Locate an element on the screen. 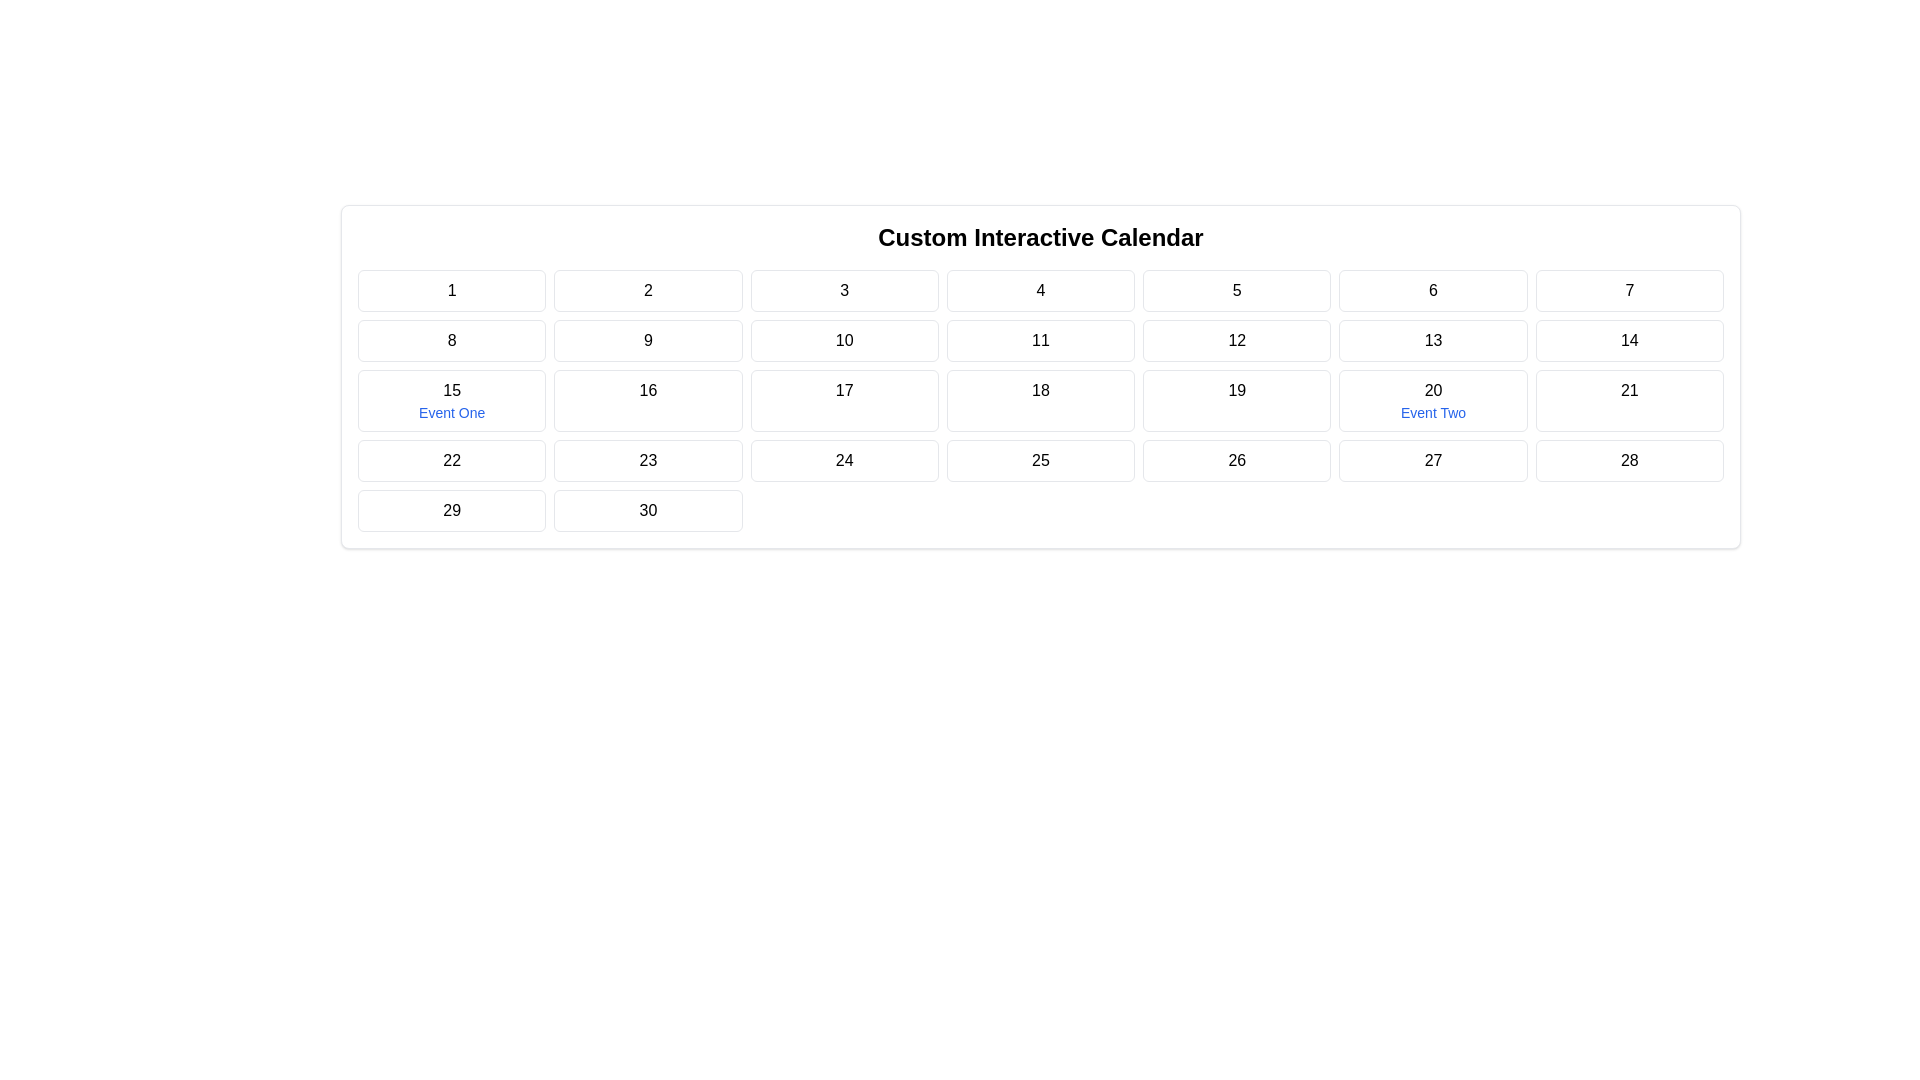  the Calendar date button representing the date '26' is located at coordinates (1236, 461).